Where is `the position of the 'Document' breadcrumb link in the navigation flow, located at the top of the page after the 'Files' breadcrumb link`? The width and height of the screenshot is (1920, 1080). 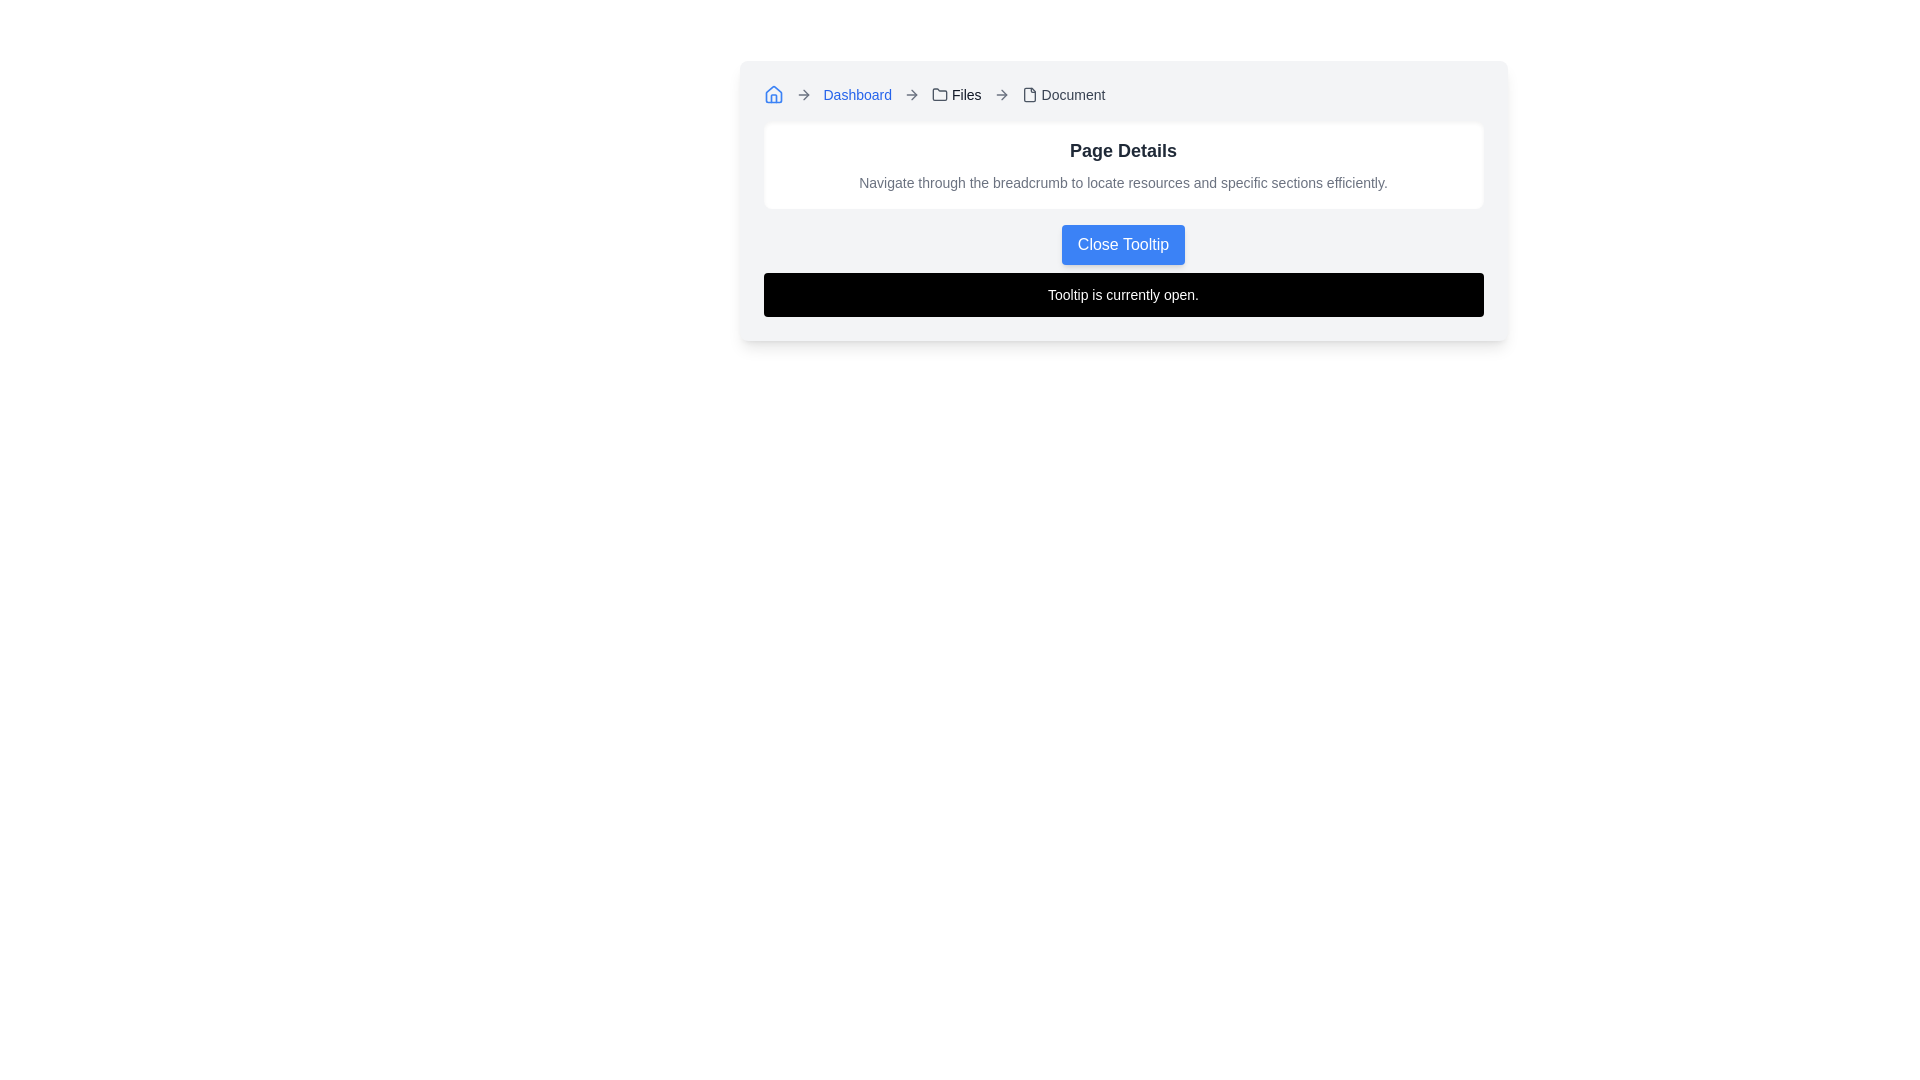
the position of the 'Document' breadcrumb link in the navigation flow, located at the top of the page after the 'Files' breadcrumb link is located at coordinates (1072, 95).